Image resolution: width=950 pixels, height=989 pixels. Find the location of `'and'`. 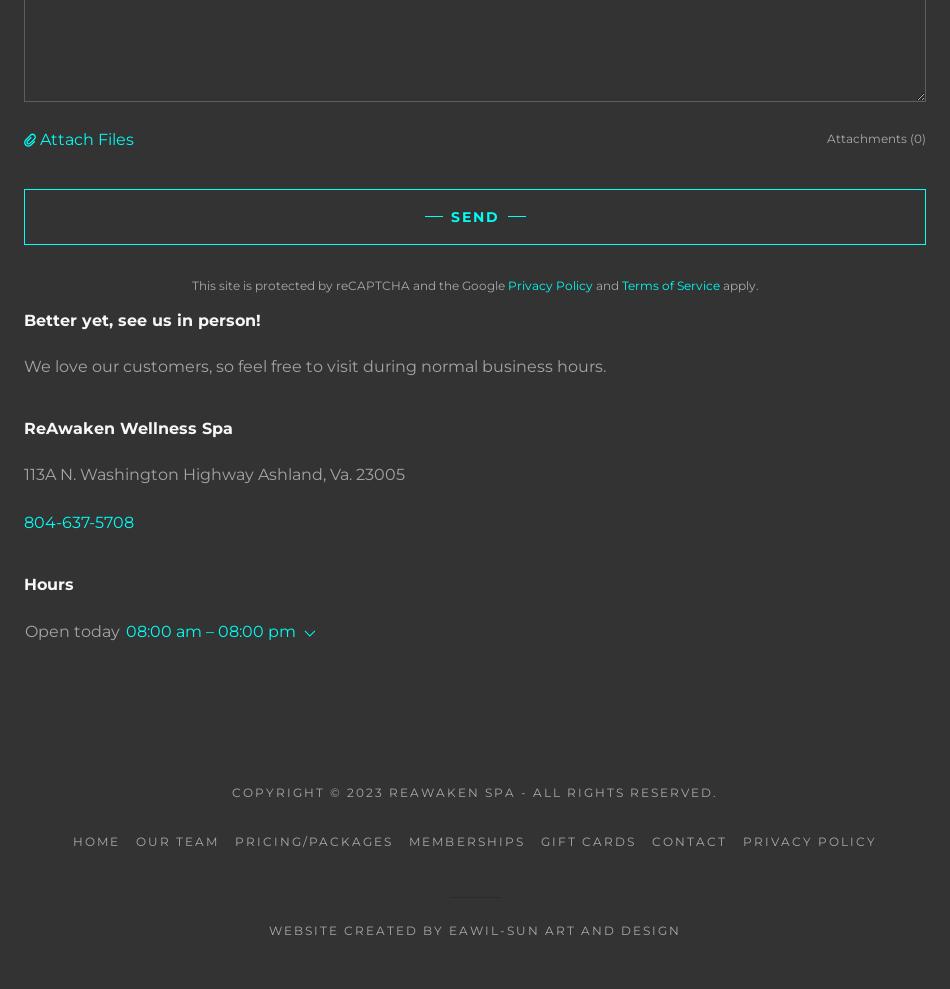

'and' is located at coordinates (606, 284).